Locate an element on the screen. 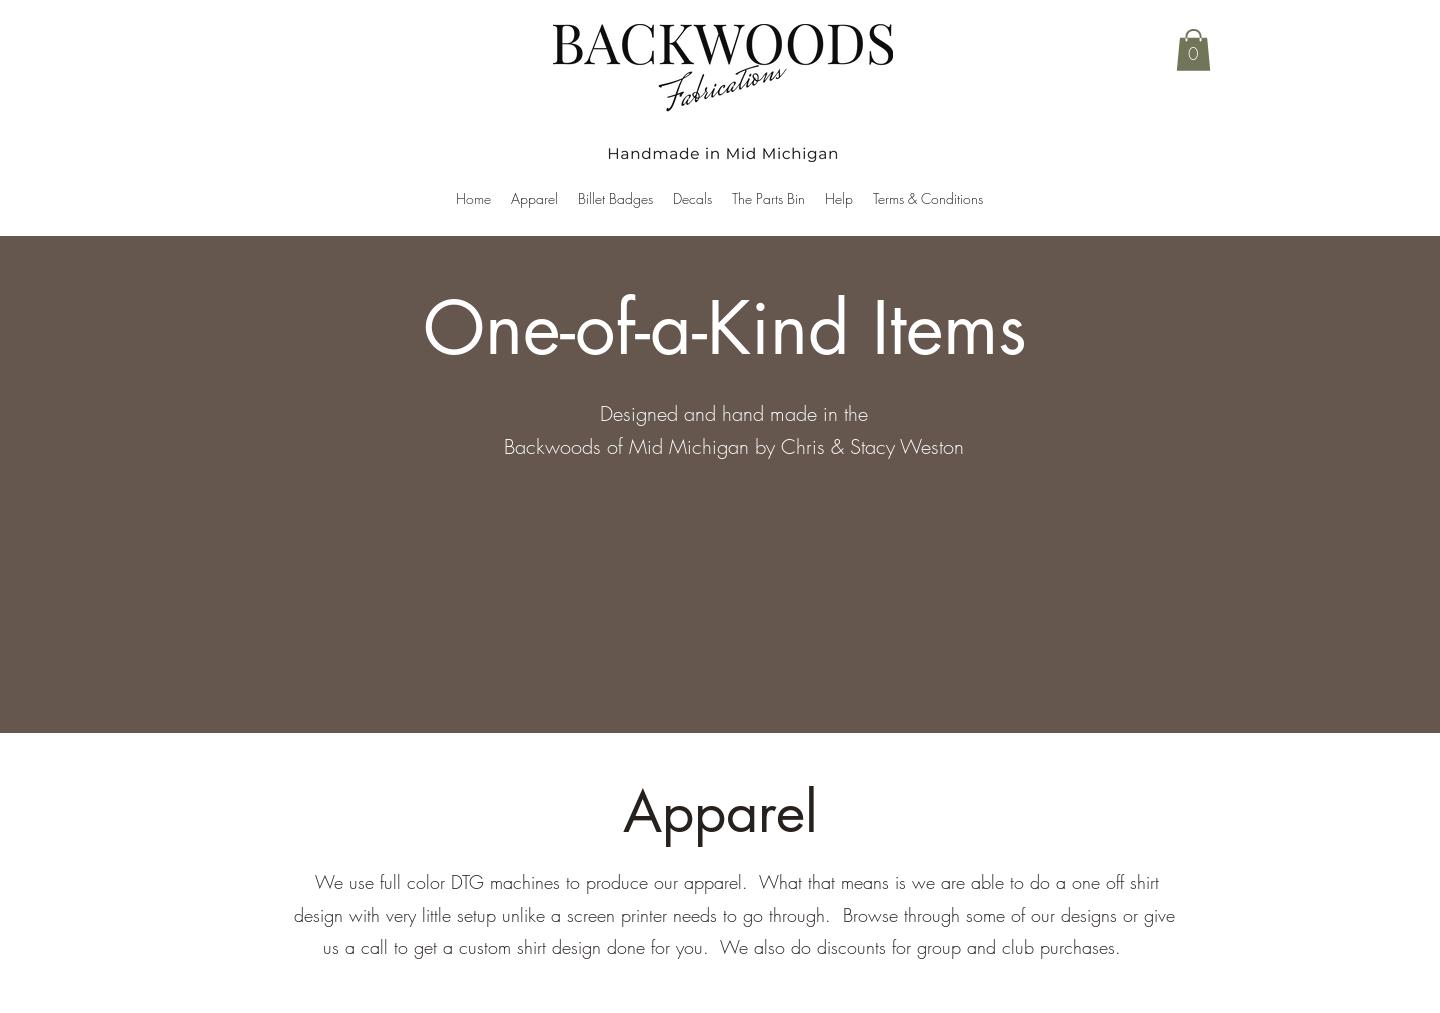  'Help' is located at coordinates (837, 198).